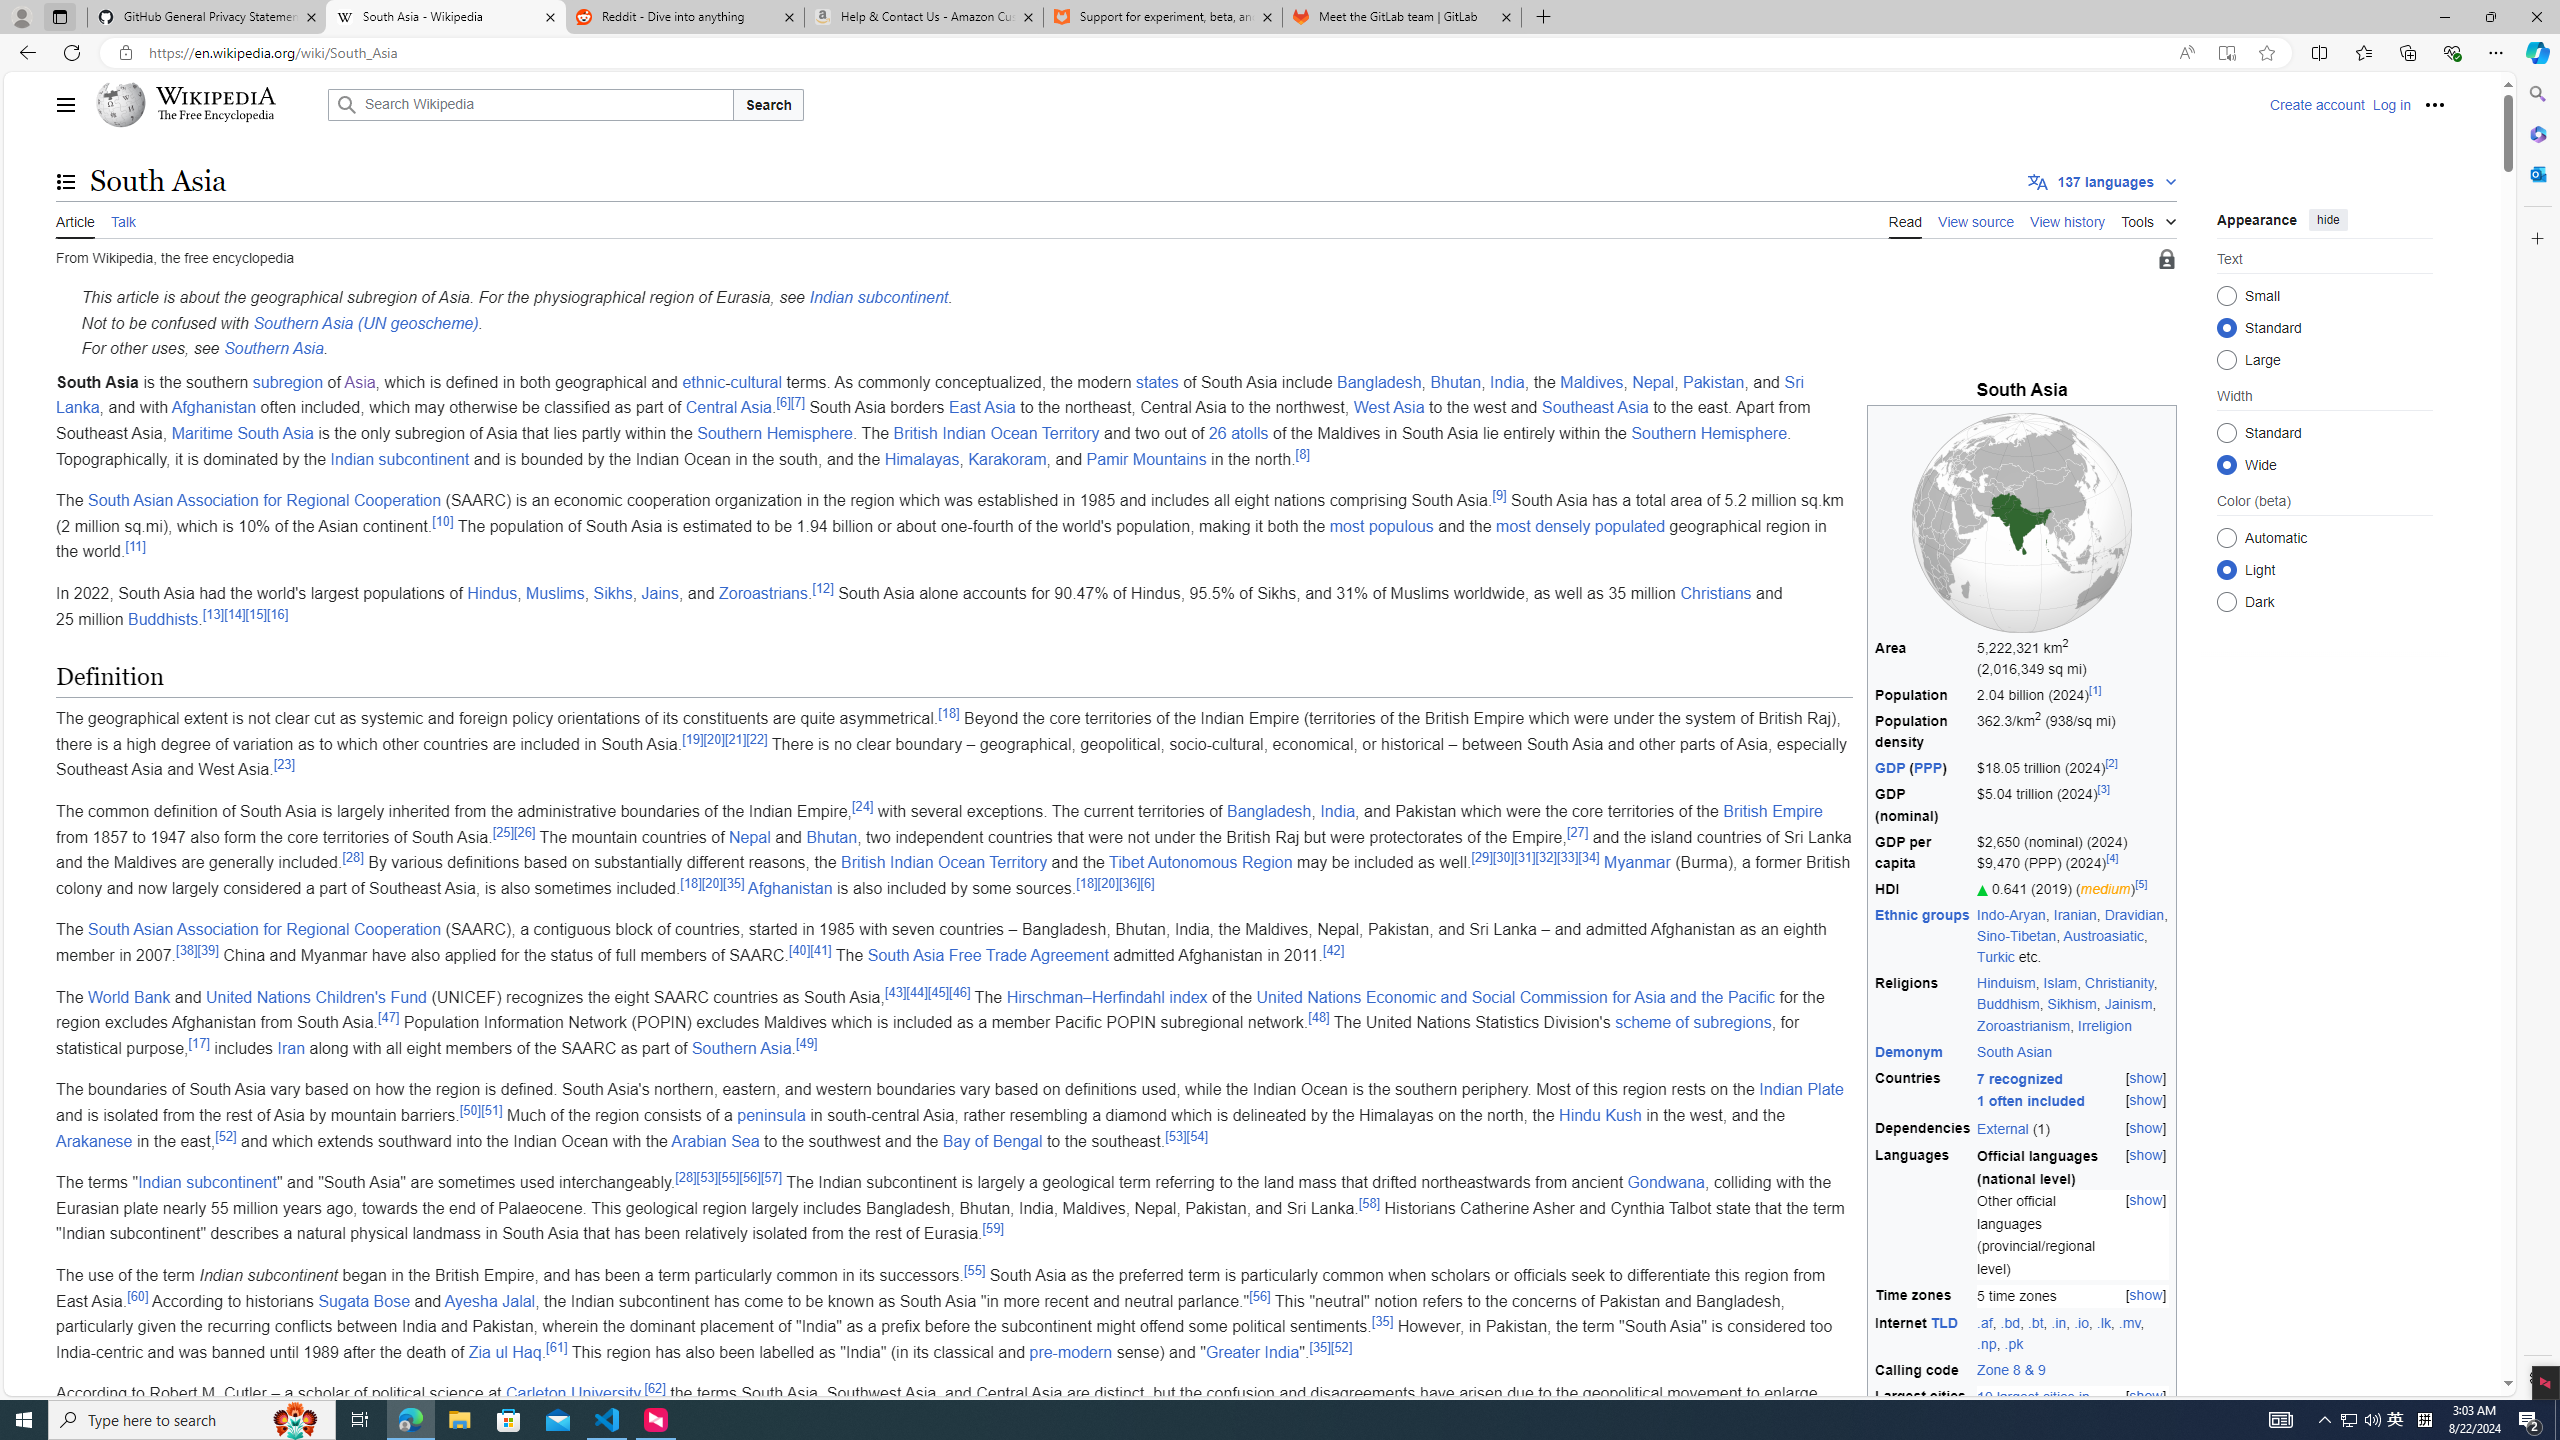  What do you see at coordinates (490, 1108) in the screenshot?
I see `'[51]'` at bounding box center [490, 1108].